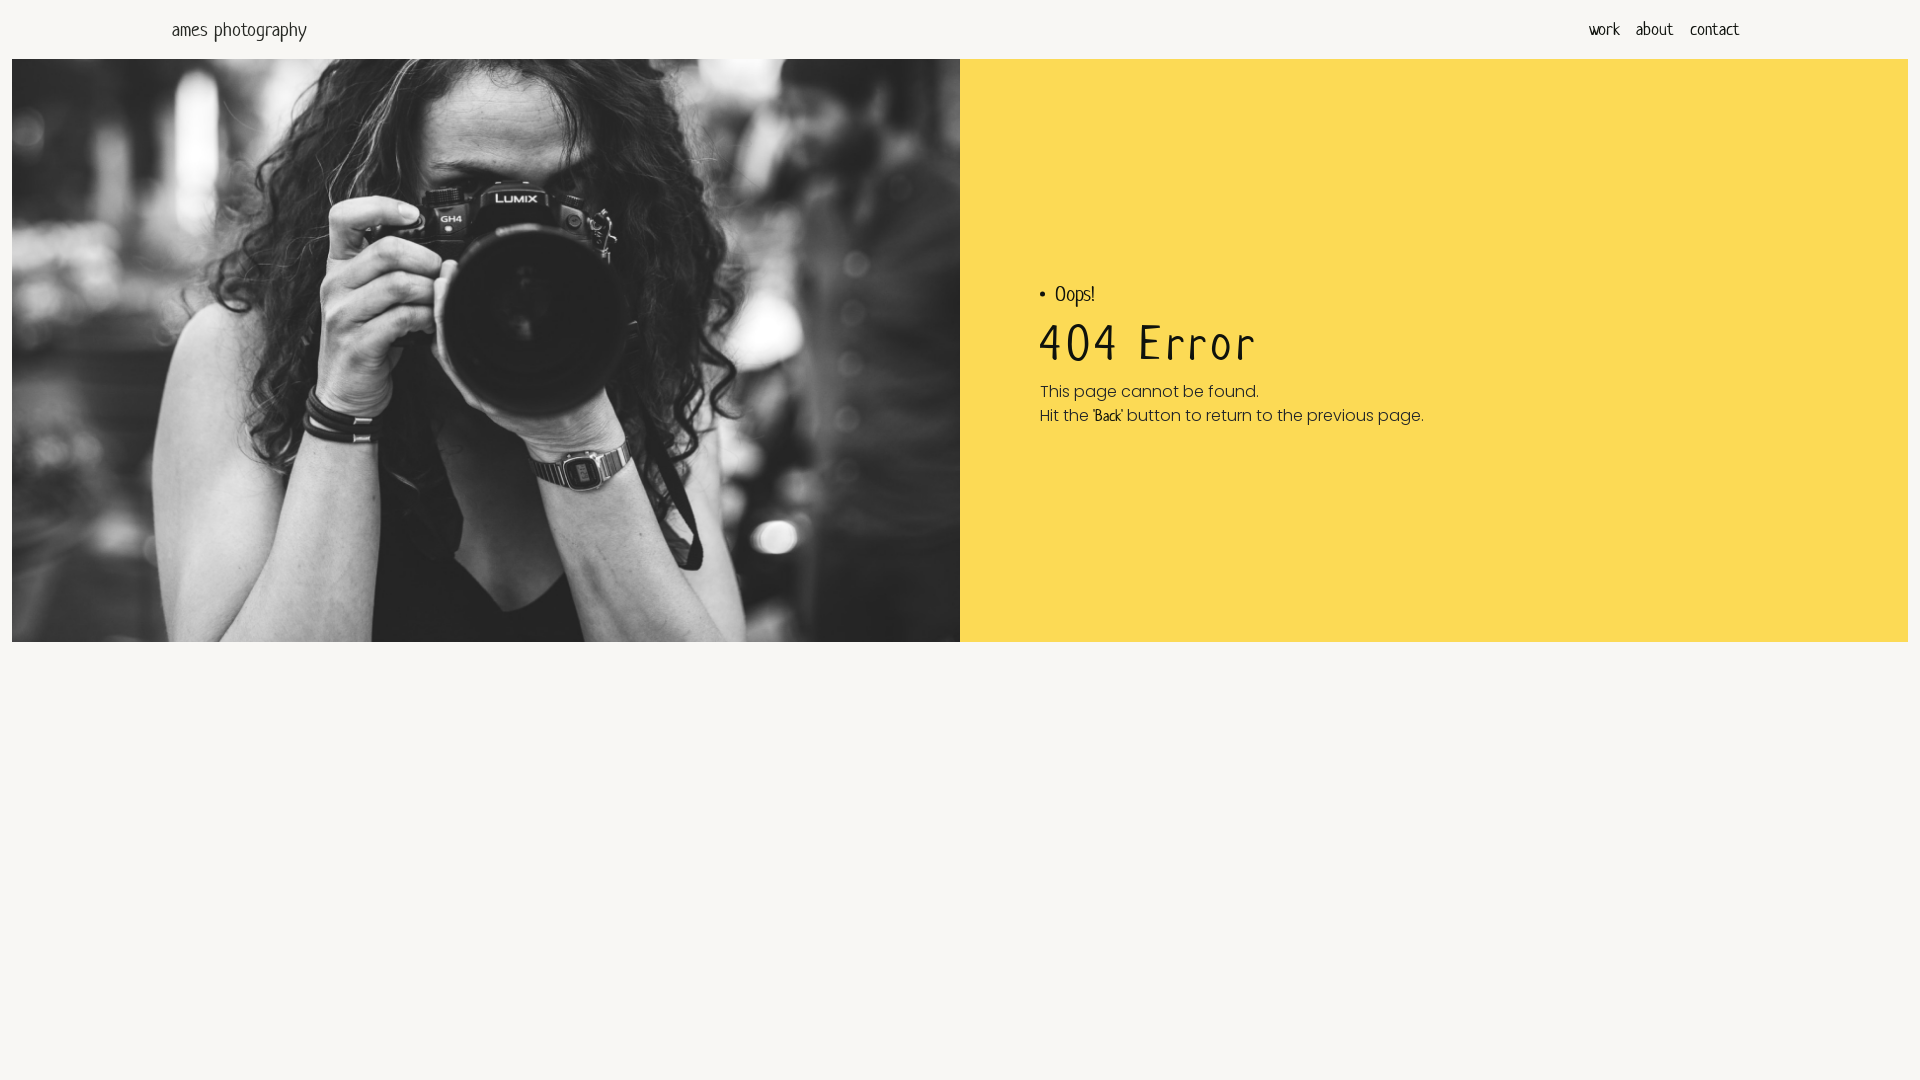  I want to click on 'ames photography', so click(172, 30).